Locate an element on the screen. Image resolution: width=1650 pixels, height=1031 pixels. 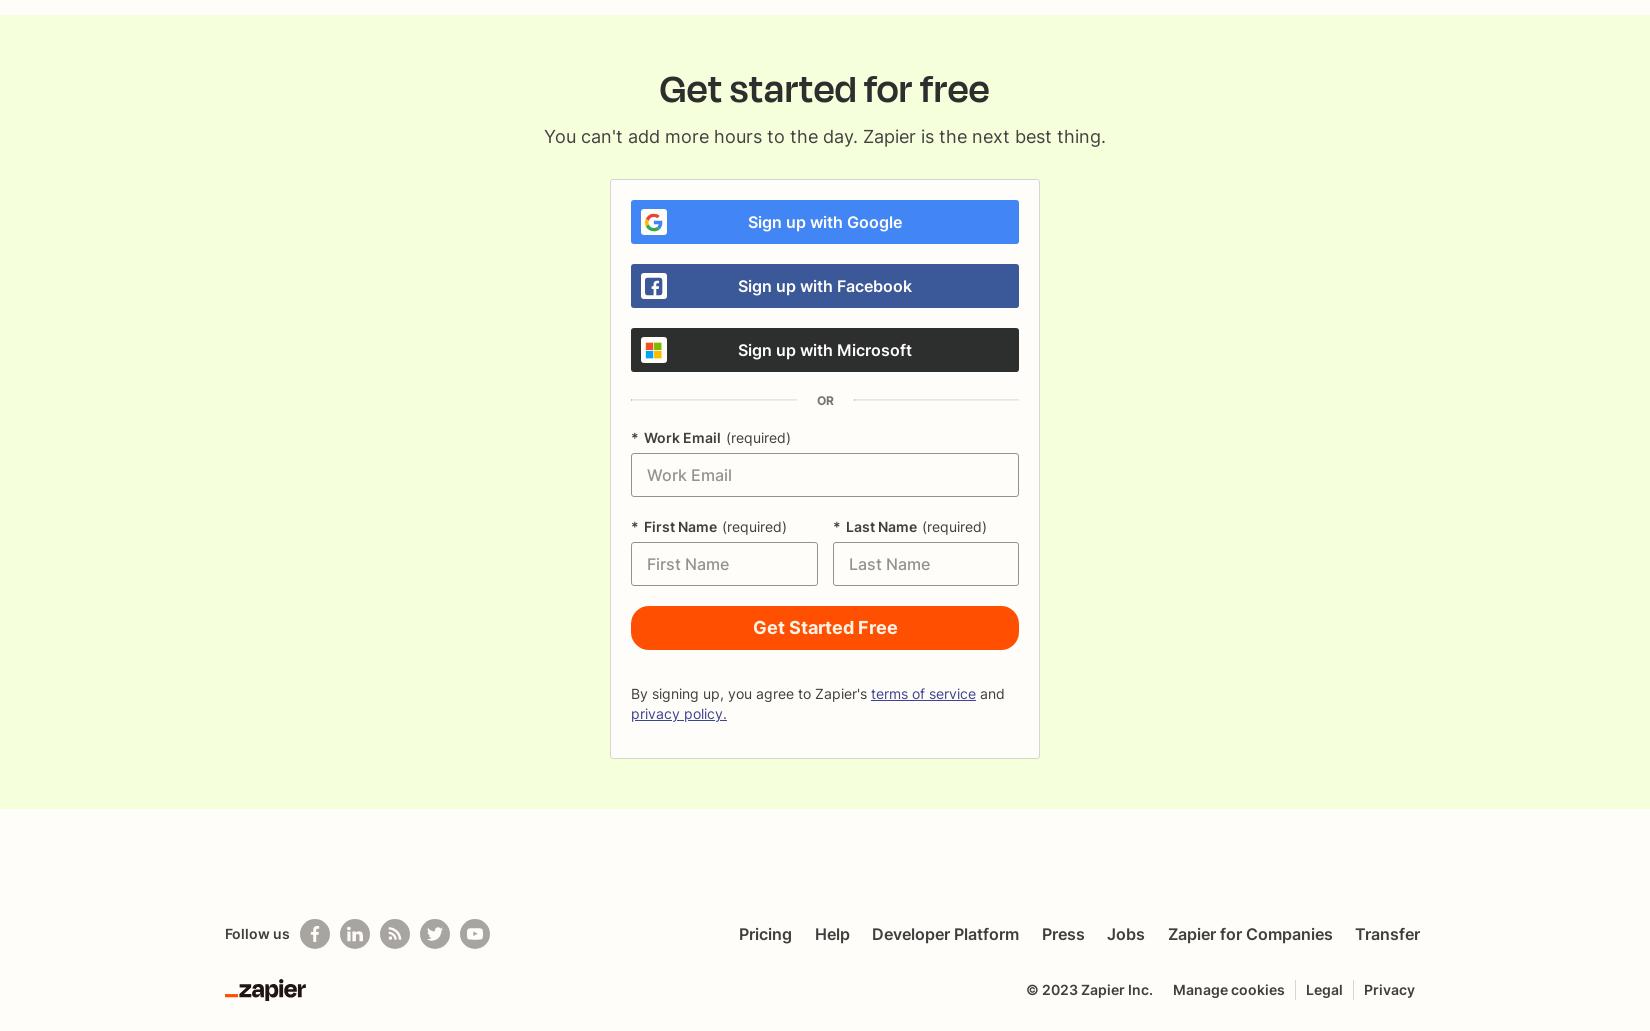
'2023' is located at coordinates (1059, 988).